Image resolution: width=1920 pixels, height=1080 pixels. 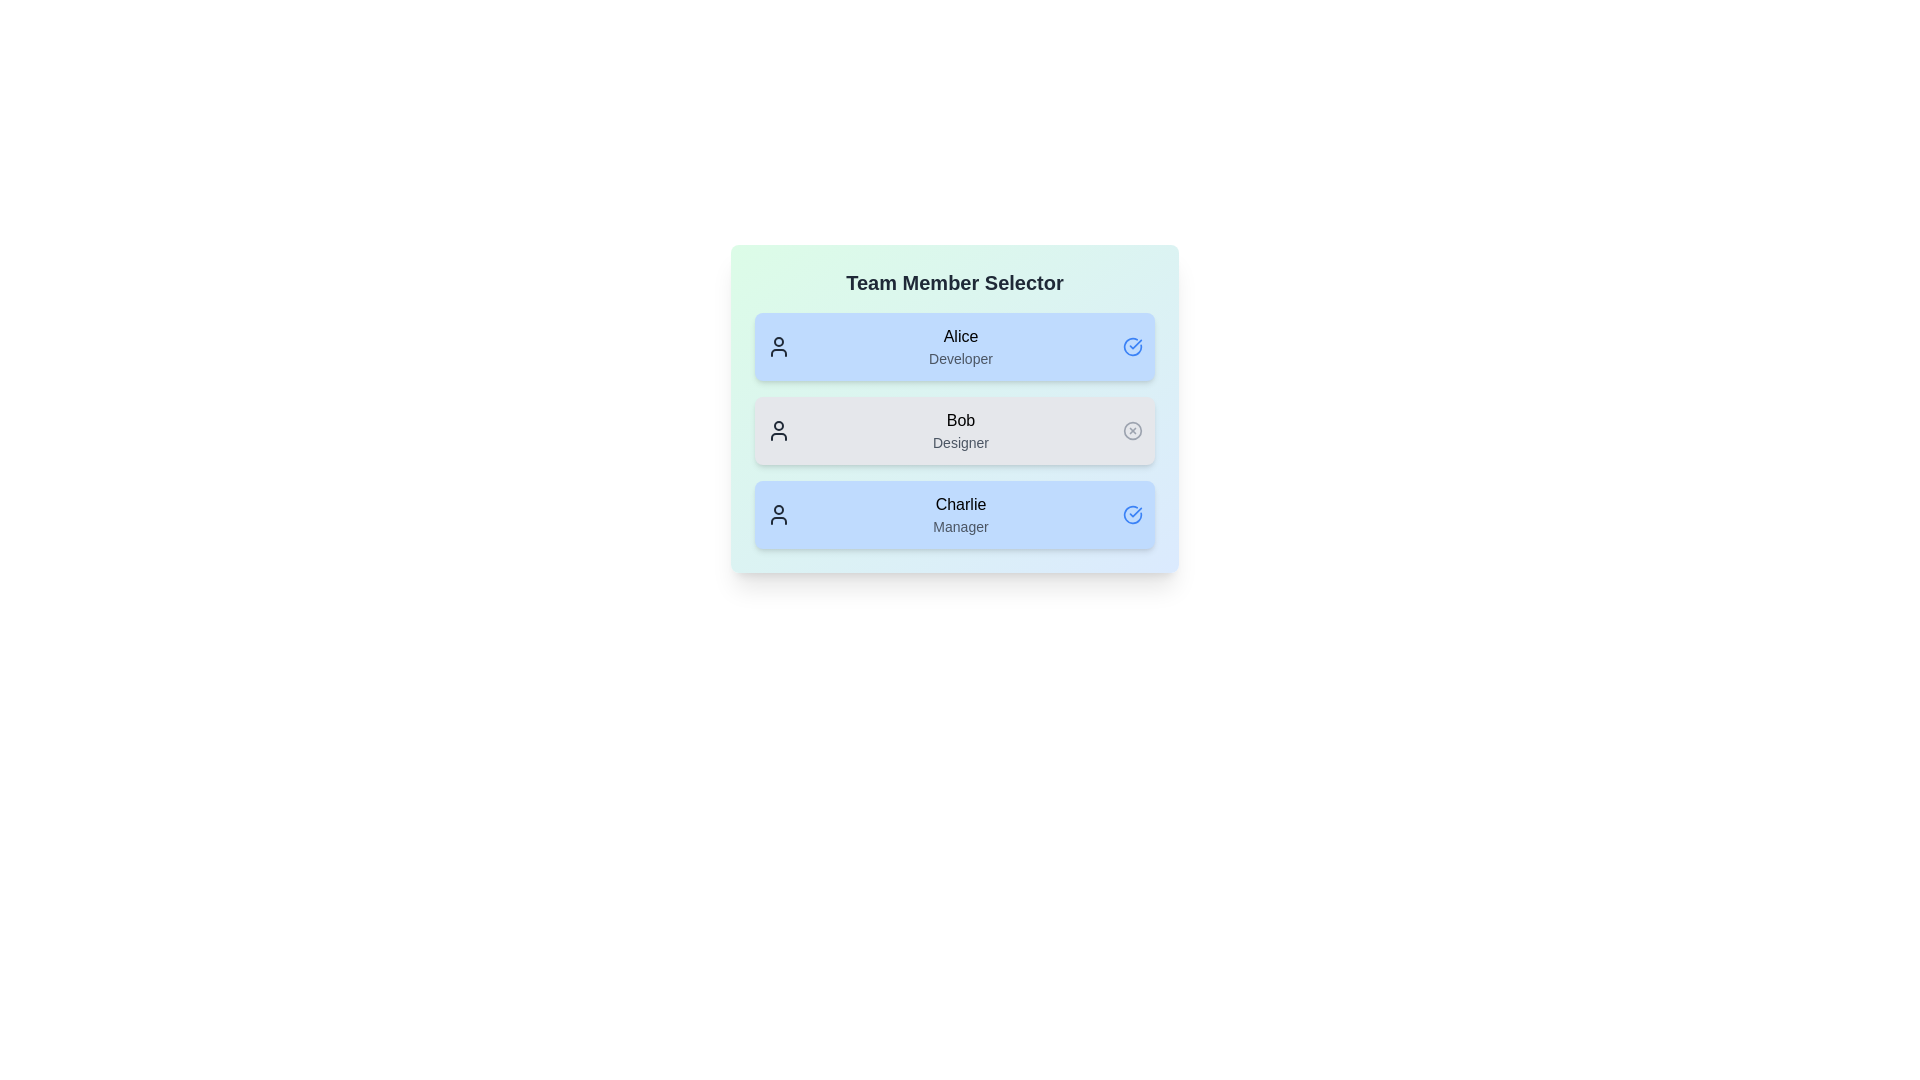 What do you see at coordinates (954, 514) in the screenshot?
I see `the member card corresponding to Charlie` at bounding box center [954, 514].